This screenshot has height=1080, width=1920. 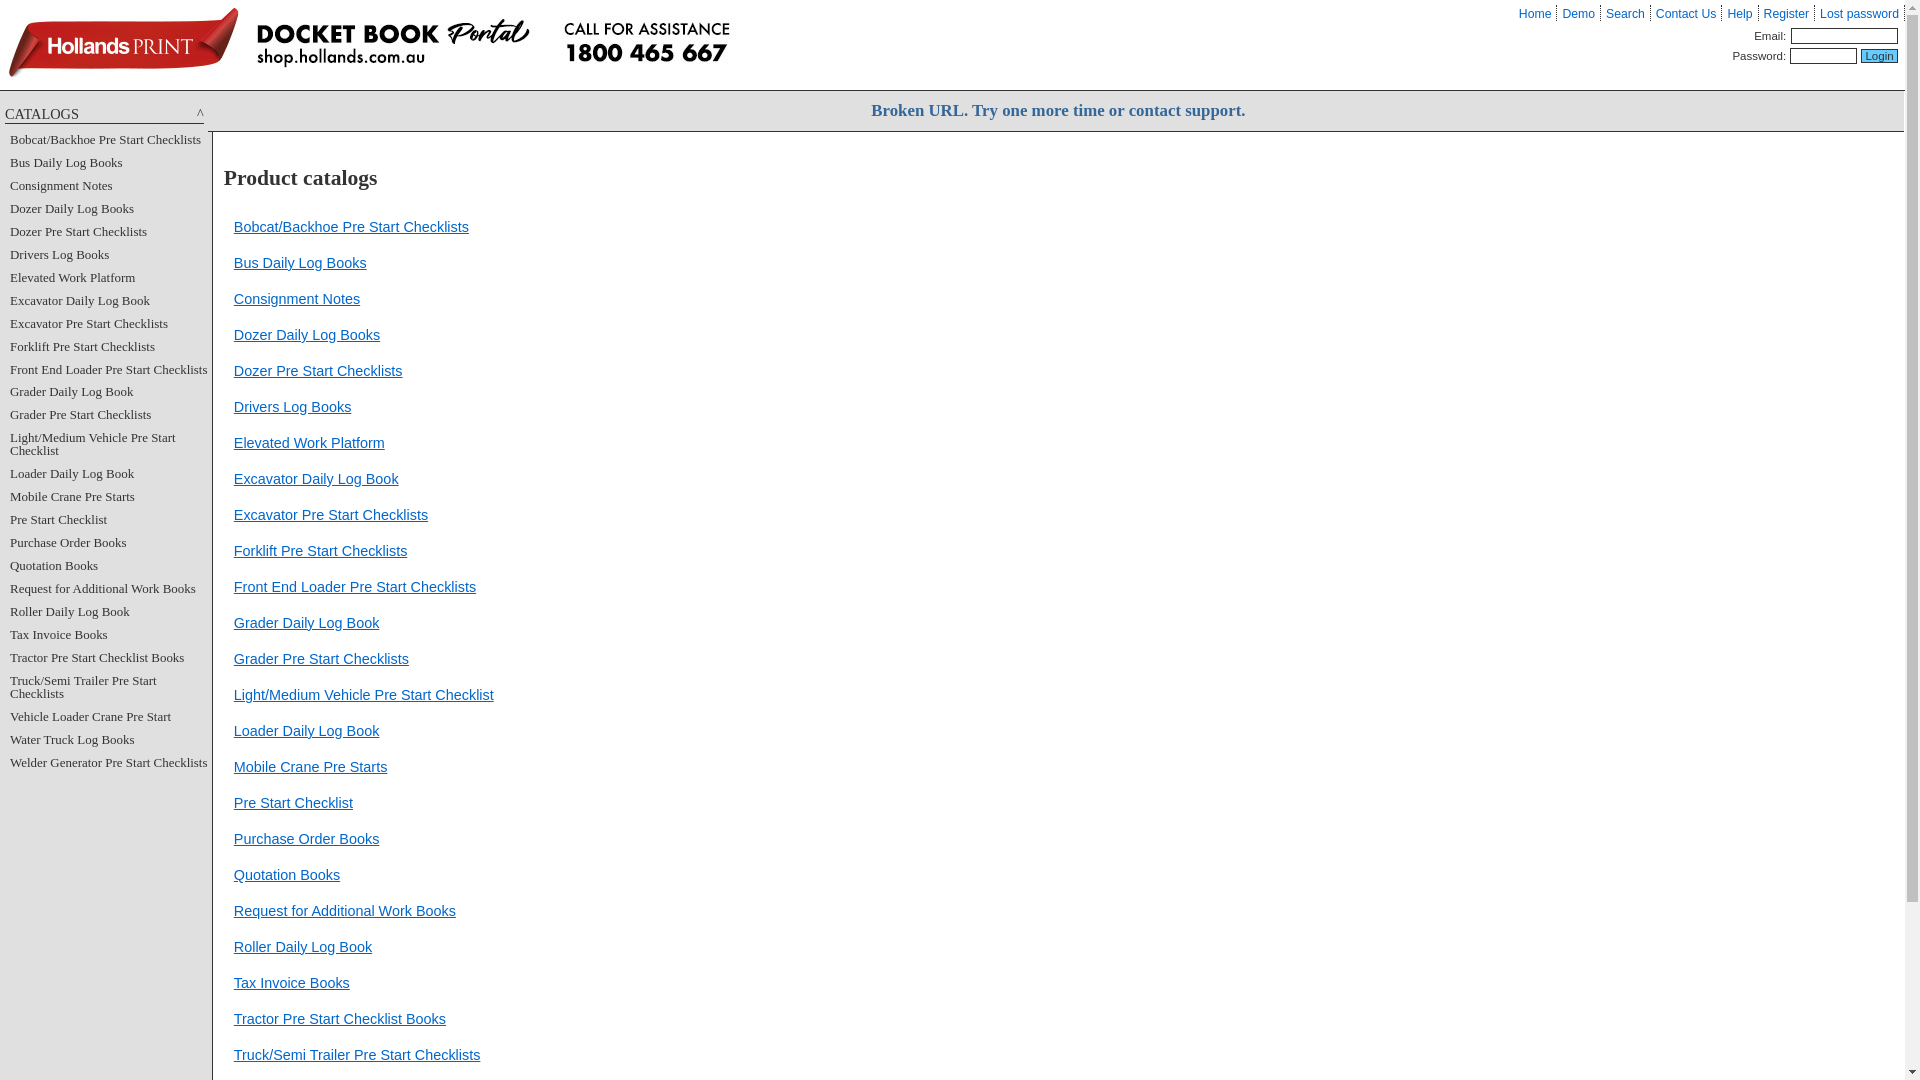 What do you see at coordinates (317, 370) in the screenshot?
I see `'Dozer Pre Start Checklists'` at bounding box center [317, 370].